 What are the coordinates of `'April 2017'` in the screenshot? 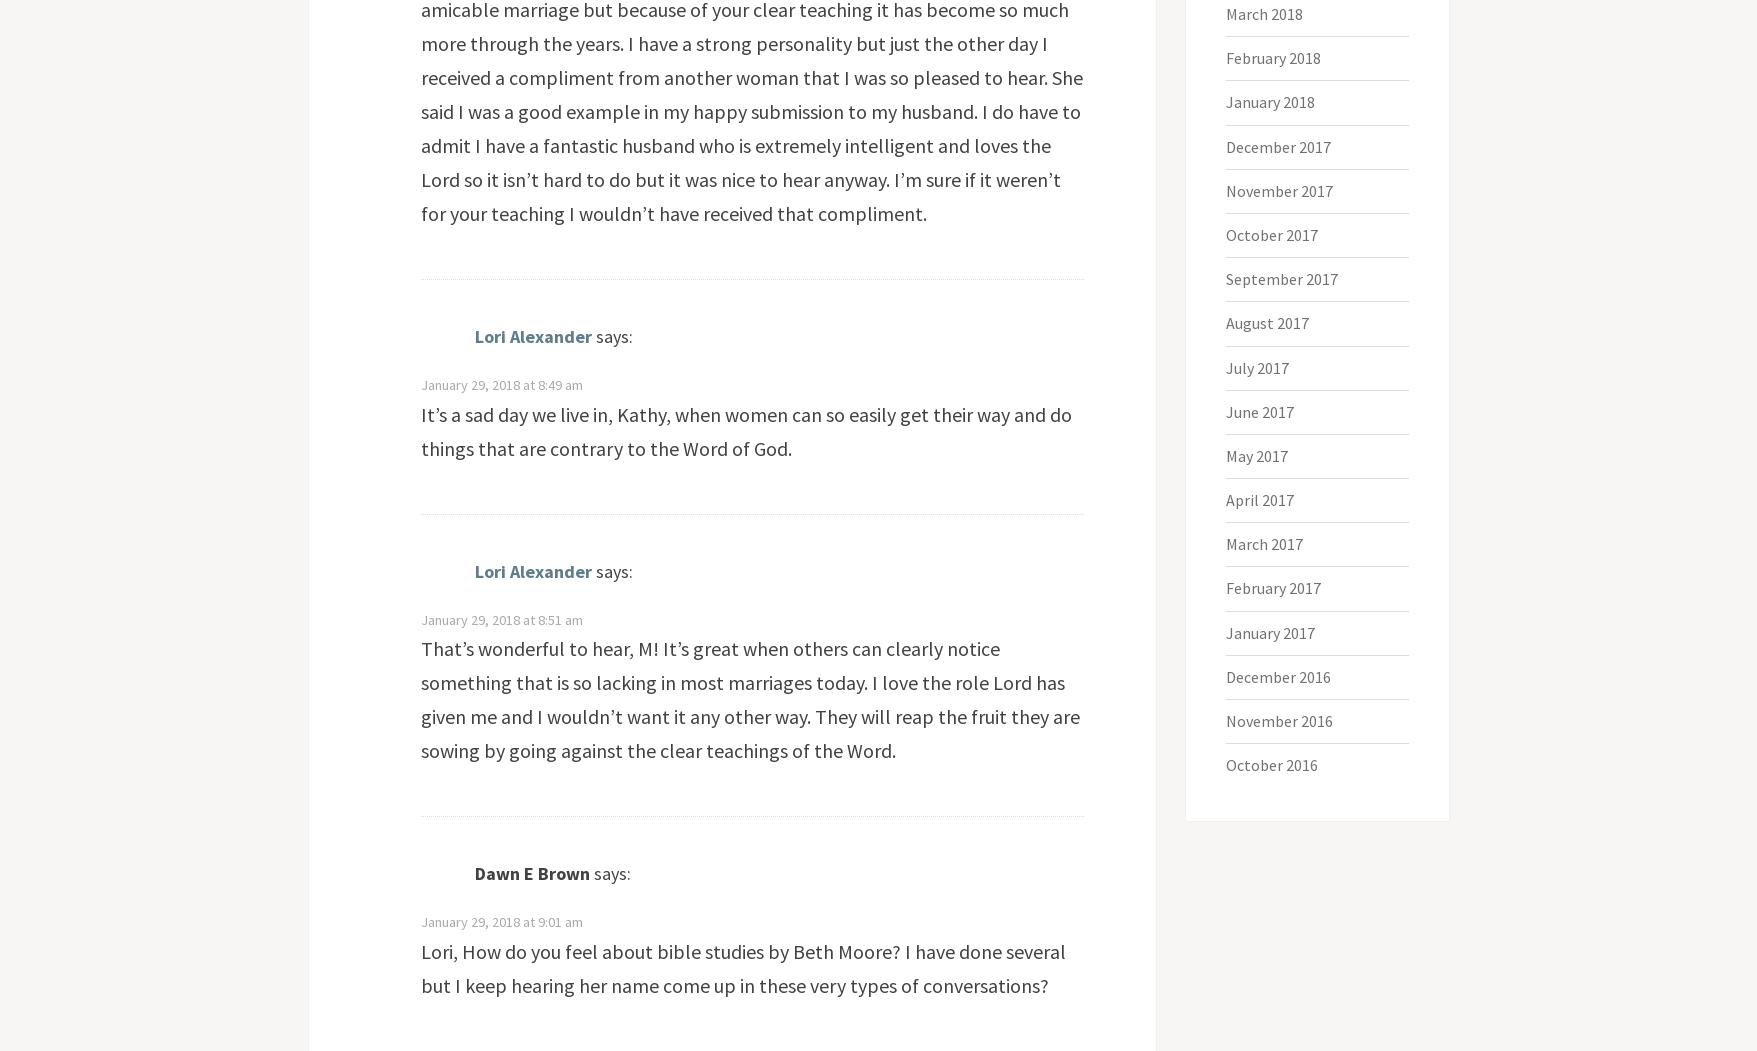 It's located at (1225, 499).